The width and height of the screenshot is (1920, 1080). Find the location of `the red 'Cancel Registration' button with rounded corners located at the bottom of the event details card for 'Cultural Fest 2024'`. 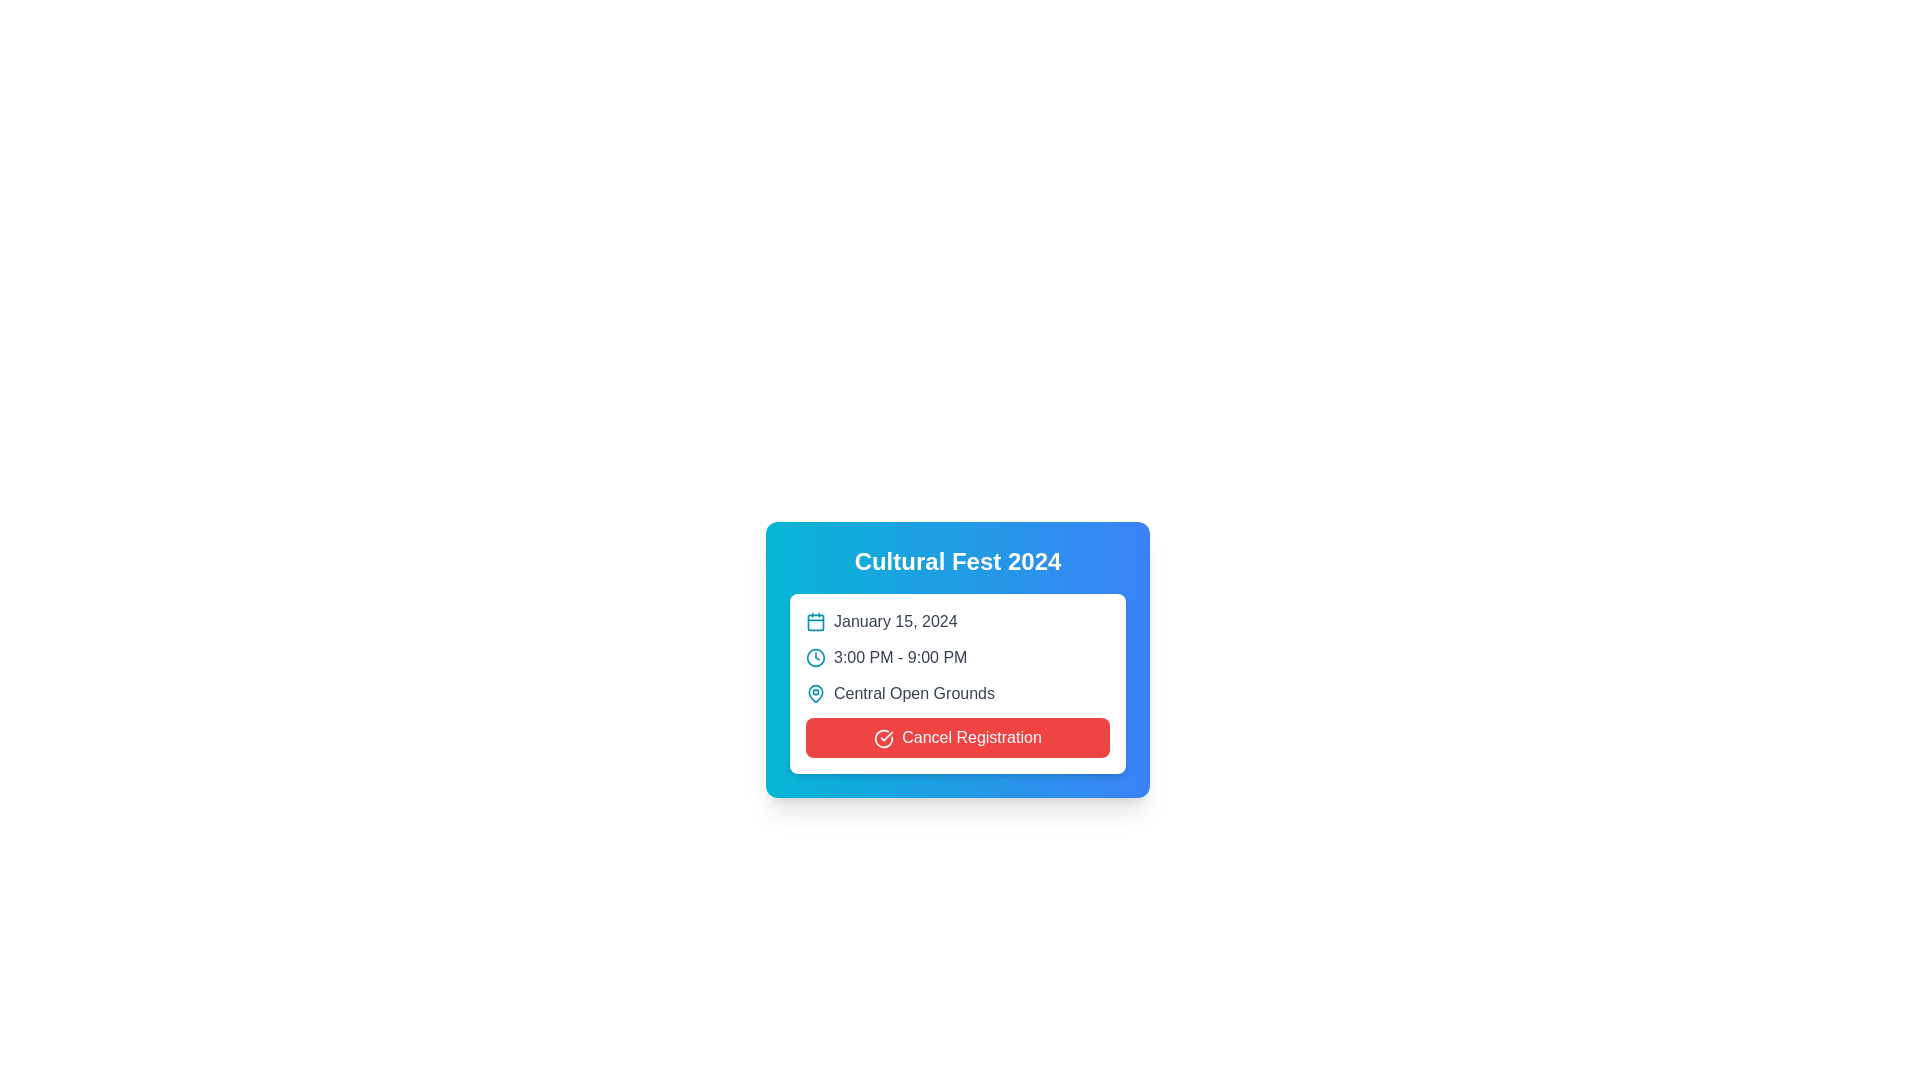

the red 'Cancel Registration' button with rounded corners located at the bottom of the event details card for 'Cultural Fest 2024' is located at coordinates (957, 737).